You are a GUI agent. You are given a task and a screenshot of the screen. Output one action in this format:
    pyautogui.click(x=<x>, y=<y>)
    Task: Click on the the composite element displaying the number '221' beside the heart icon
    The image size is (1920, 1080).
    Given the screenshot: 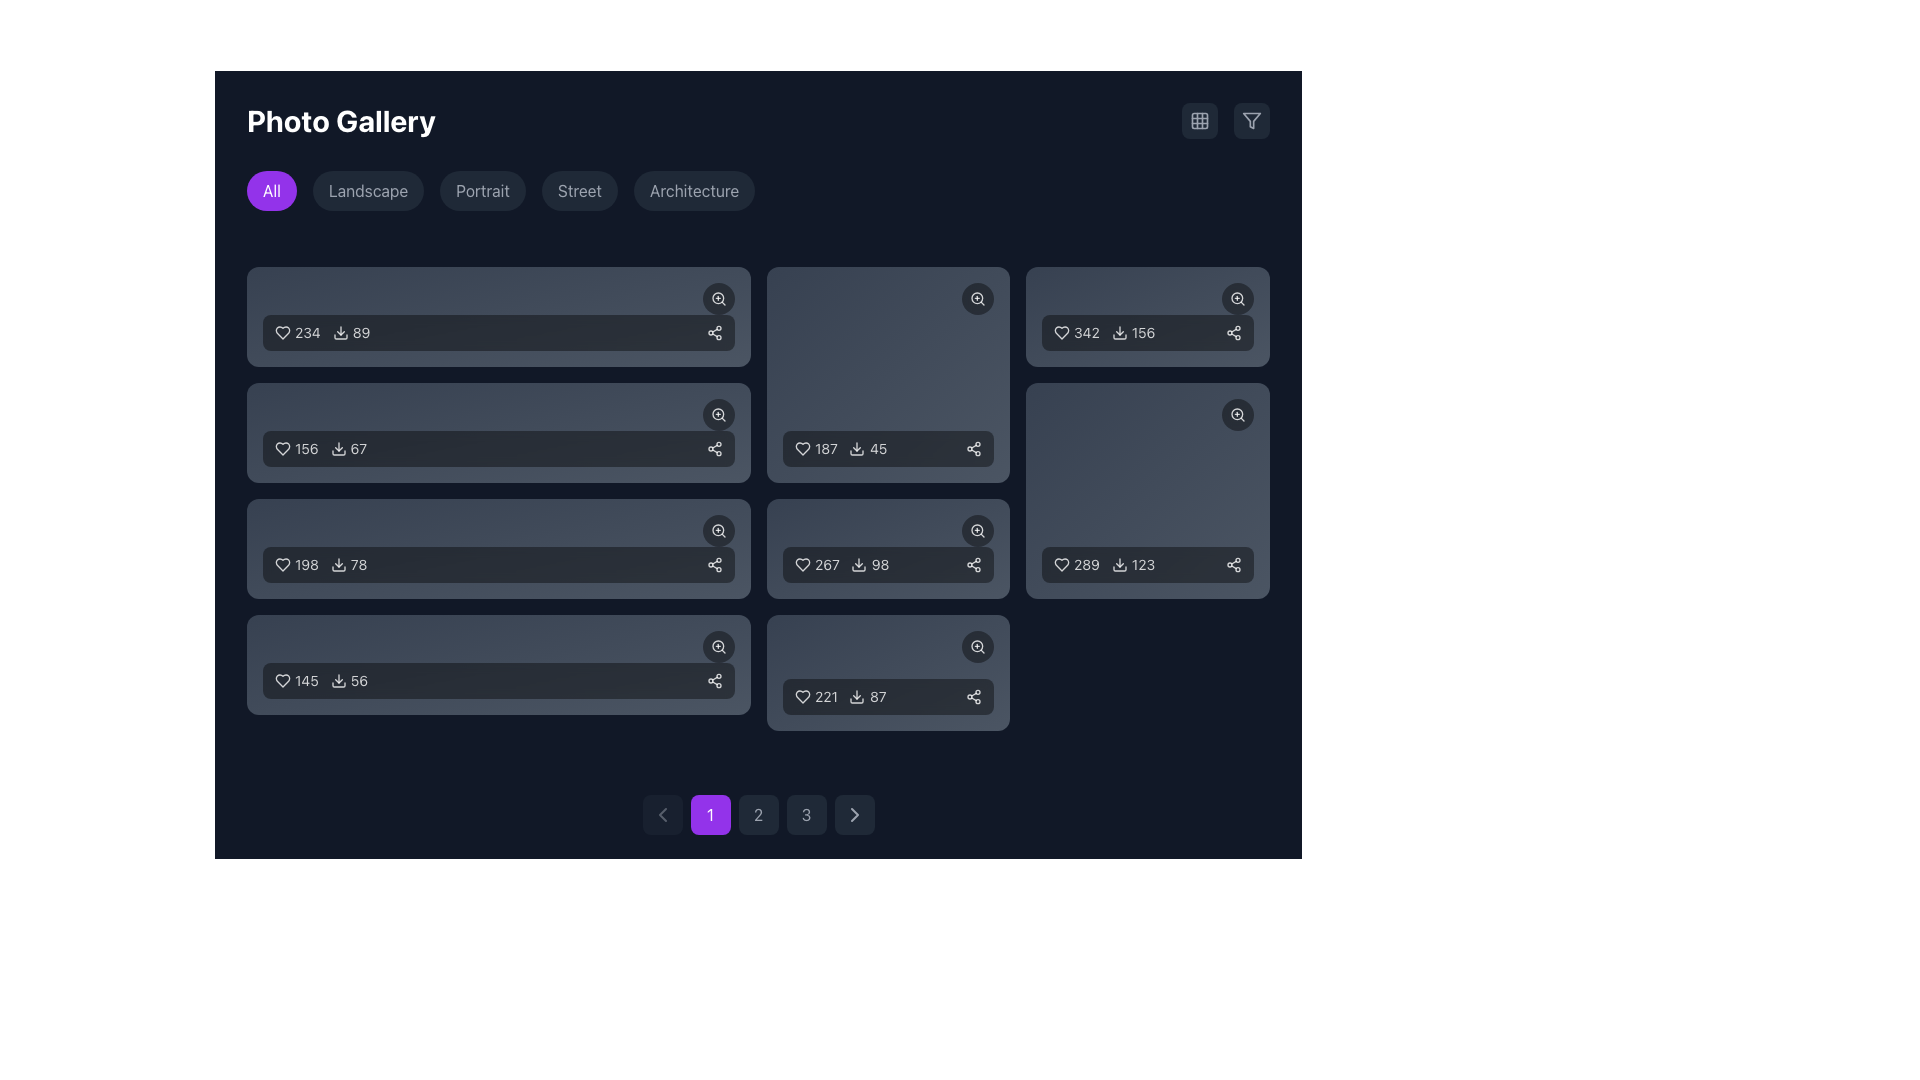 What is the action you would take?
    pyautogui.click(x=816, y=696)
    